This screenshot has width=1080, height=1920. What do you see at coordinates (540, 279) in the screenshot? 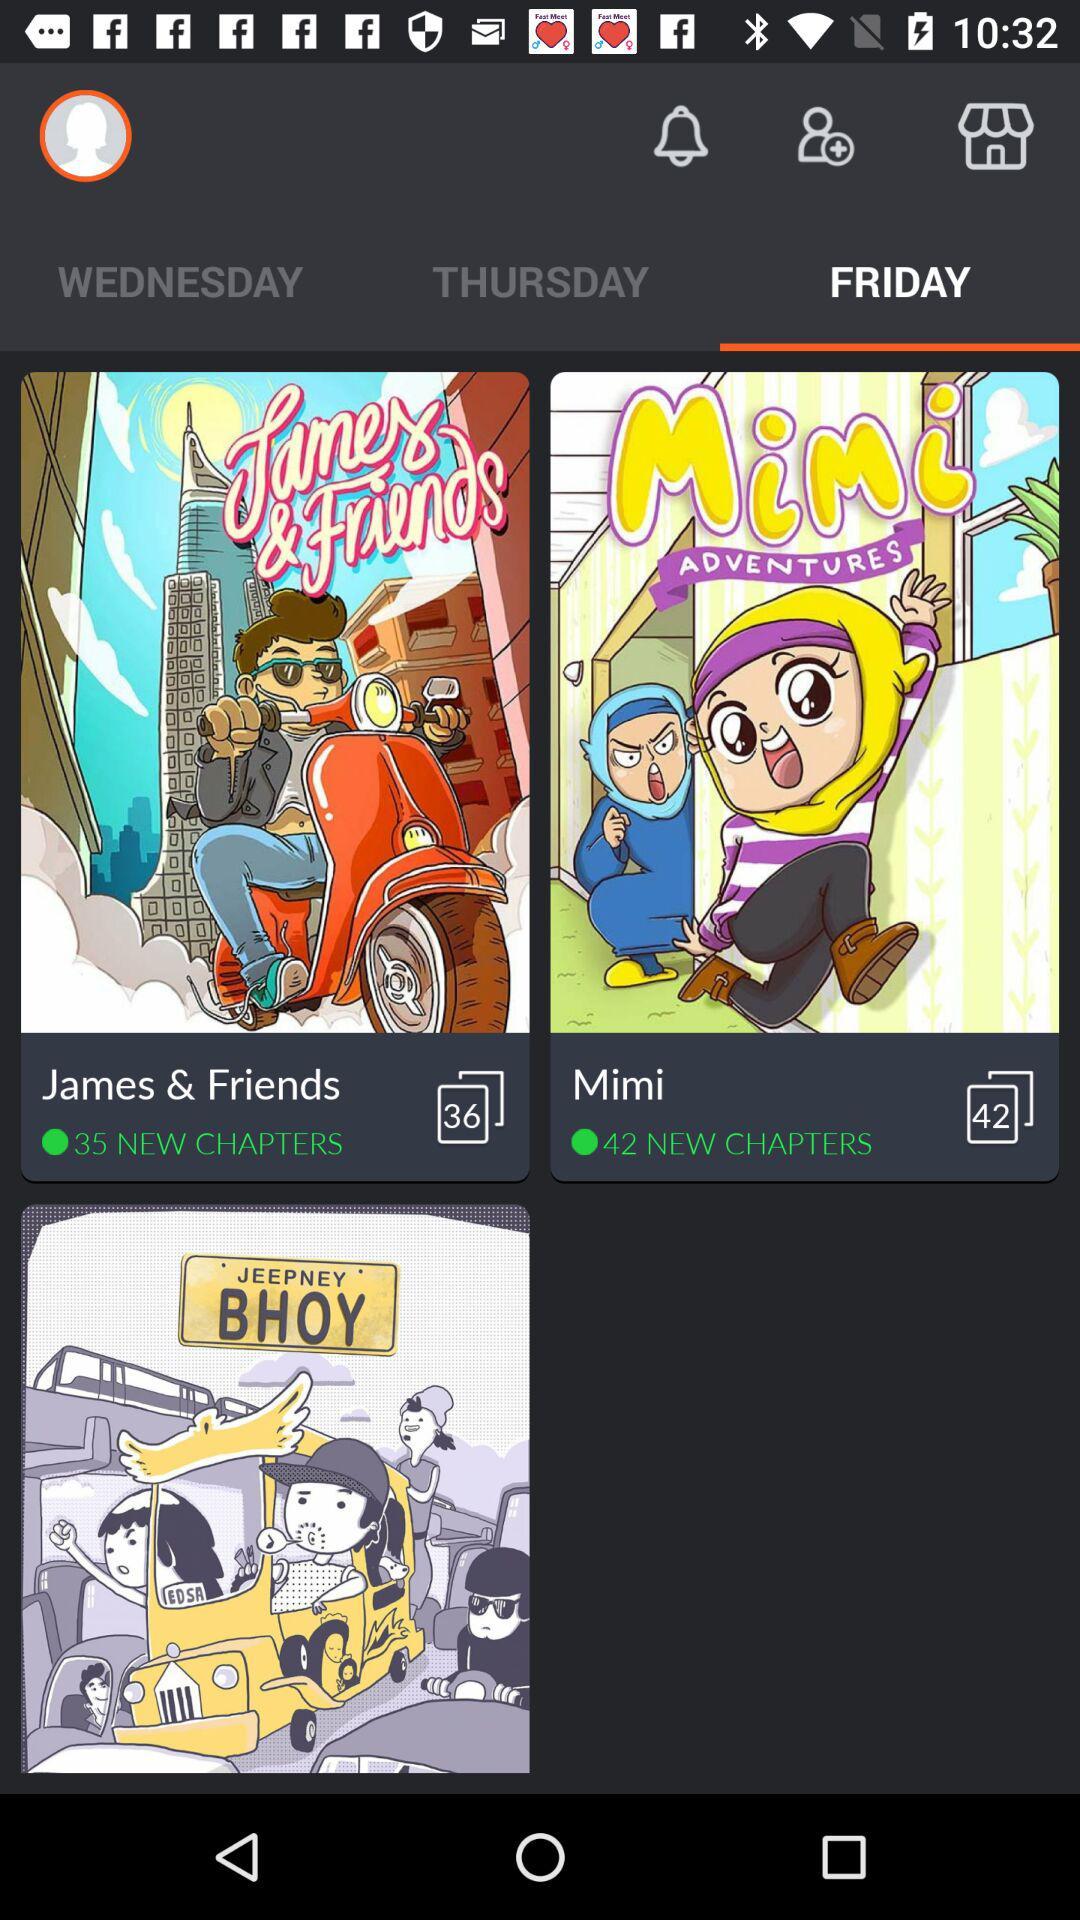
I see `thursday` at bounding box center [540, 279].